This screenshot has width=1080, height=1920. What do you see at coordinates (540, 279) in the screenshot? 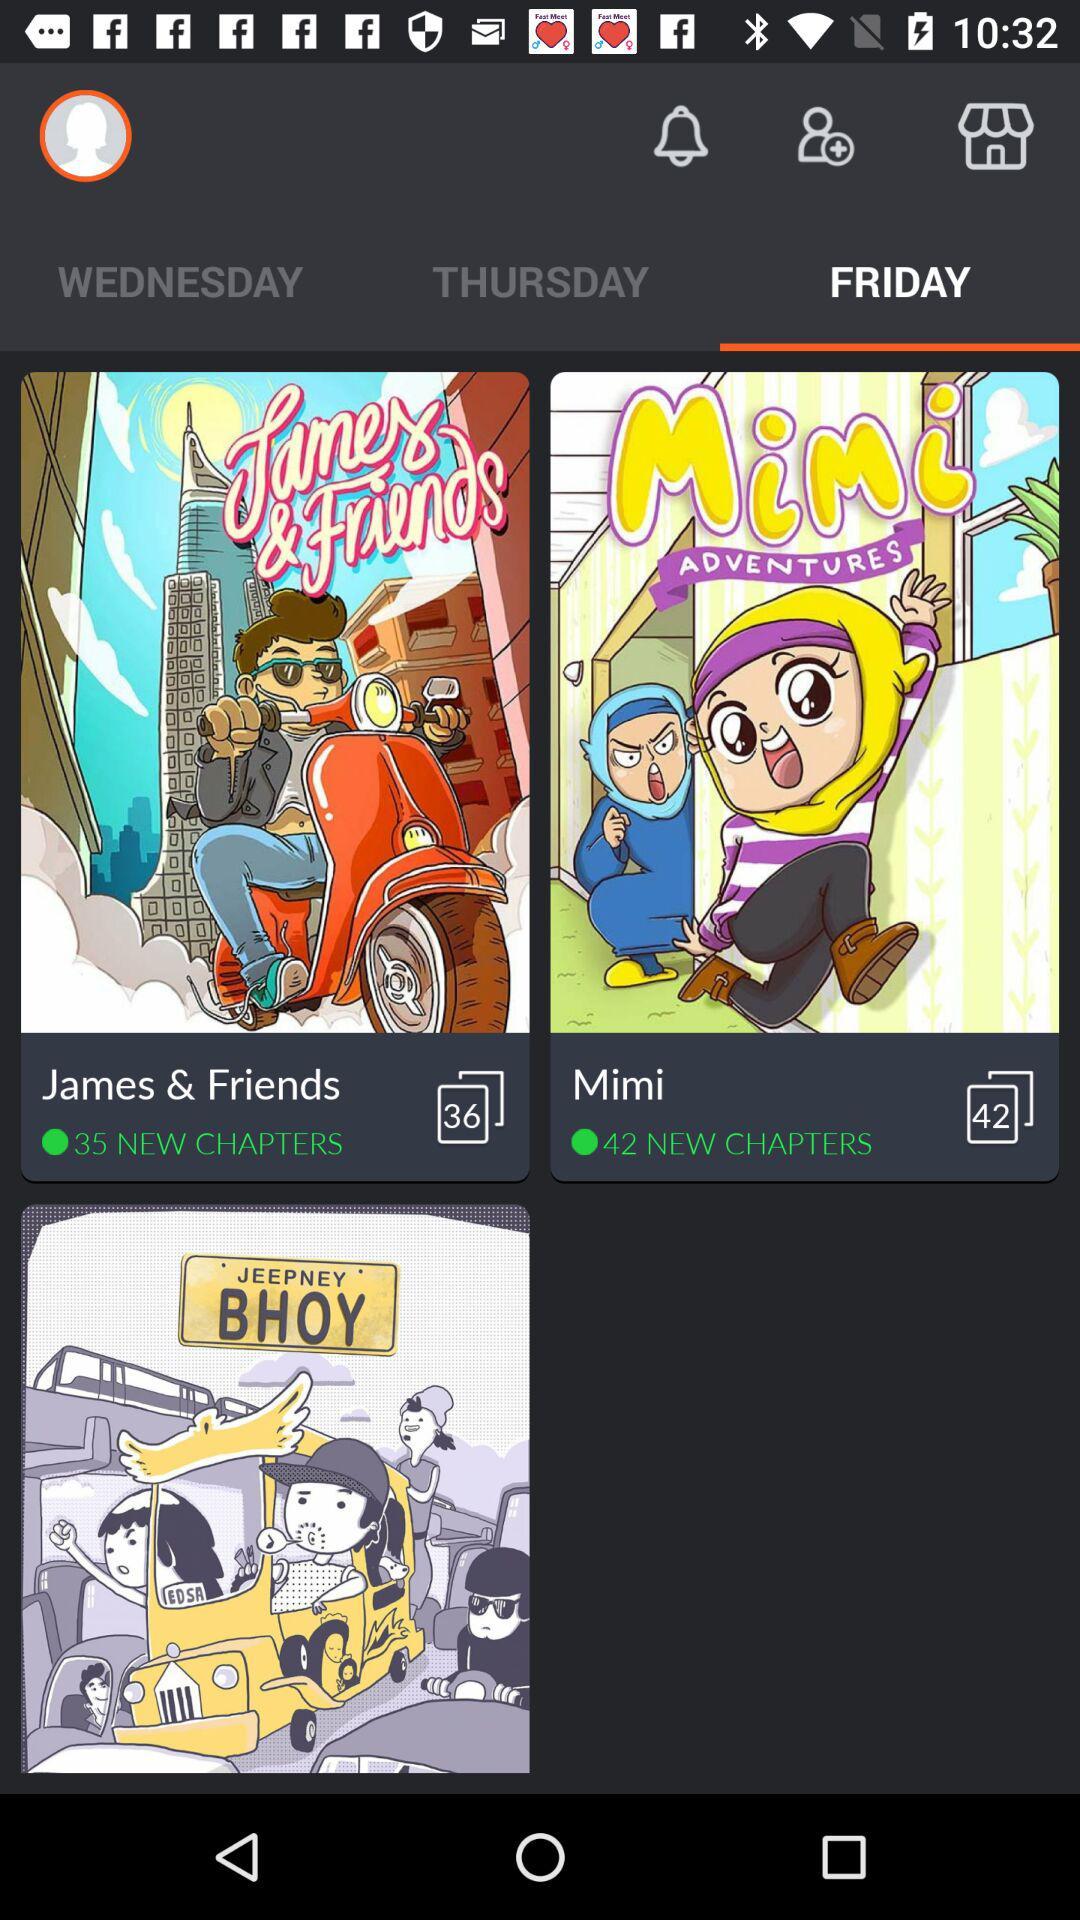
I see `thursday` at bounding box center [540, 279].